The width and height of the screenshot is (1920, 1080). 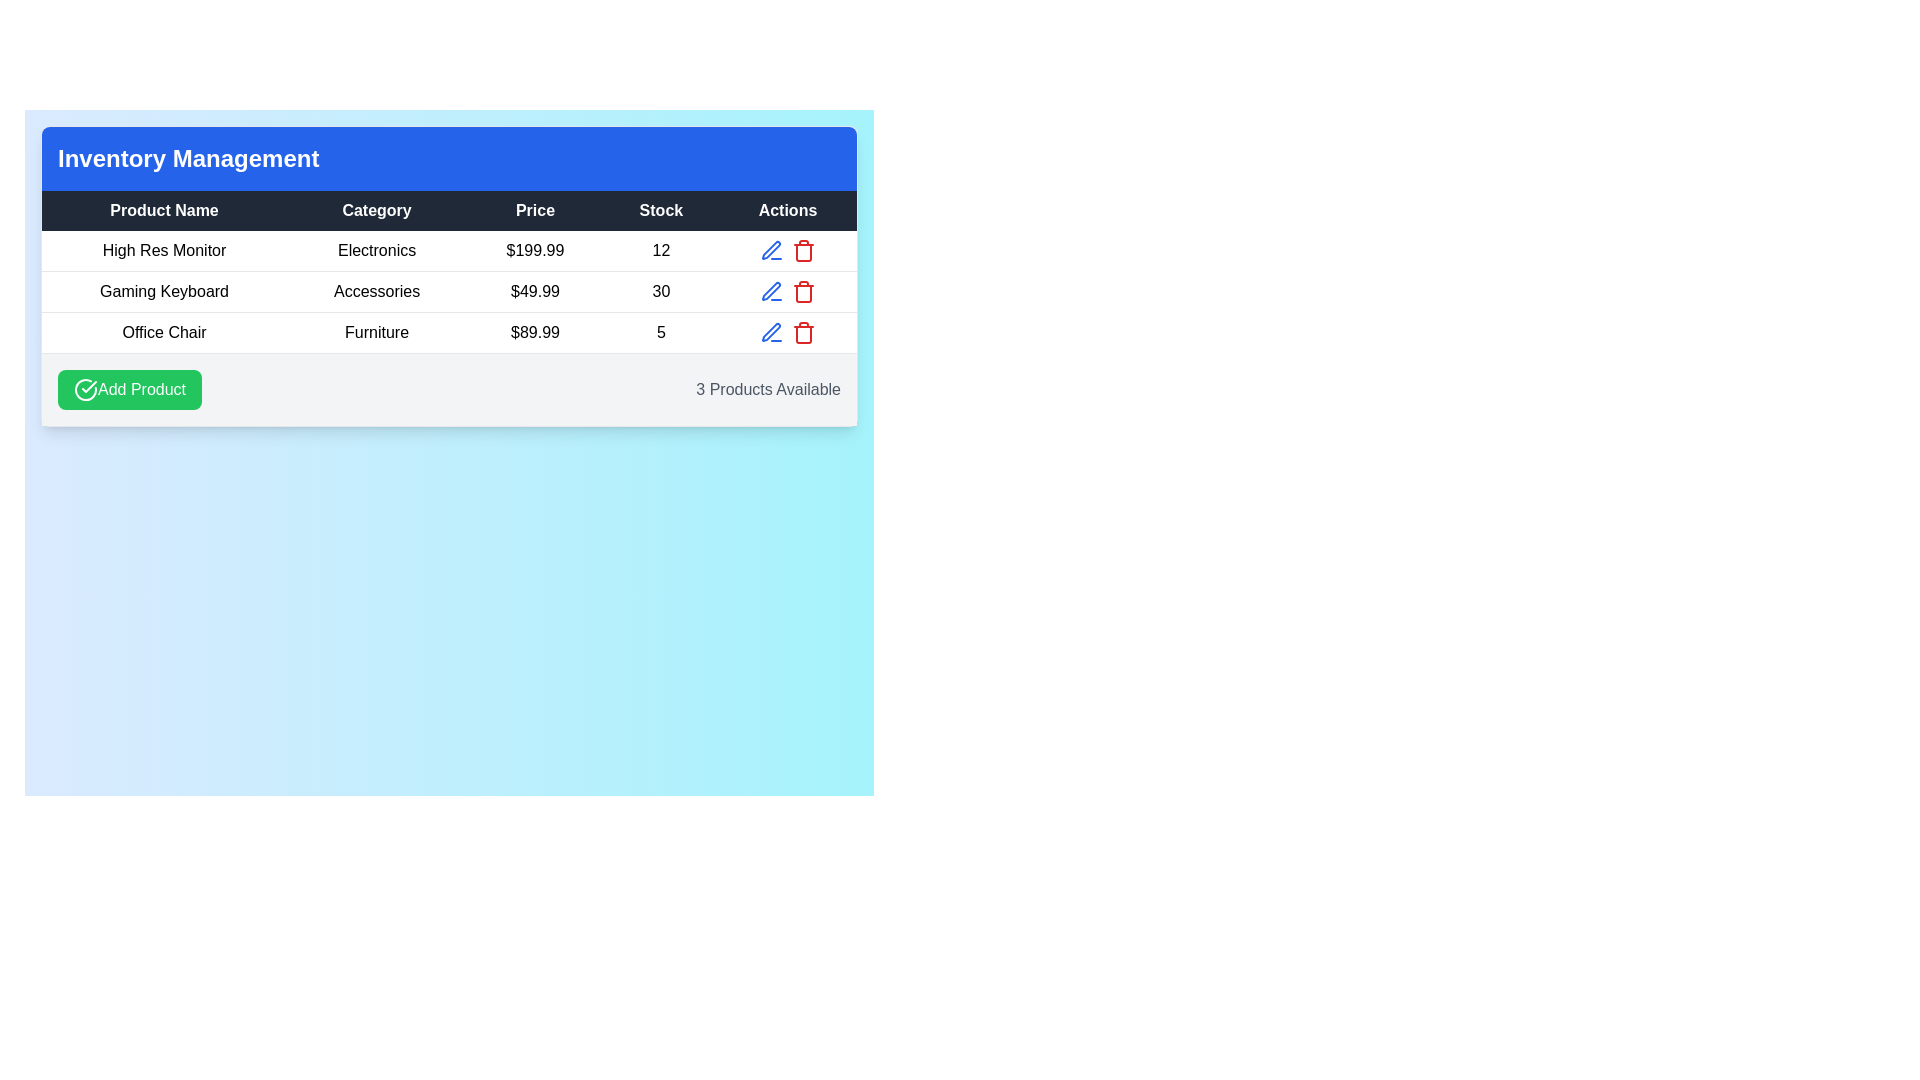 What do you see at coordinates (448, 250) in the screenshot?
I see `product information for the first row in the table containing details about 'High Res Monitor', including its category, price, and stock` at bounding box center [448, 250].